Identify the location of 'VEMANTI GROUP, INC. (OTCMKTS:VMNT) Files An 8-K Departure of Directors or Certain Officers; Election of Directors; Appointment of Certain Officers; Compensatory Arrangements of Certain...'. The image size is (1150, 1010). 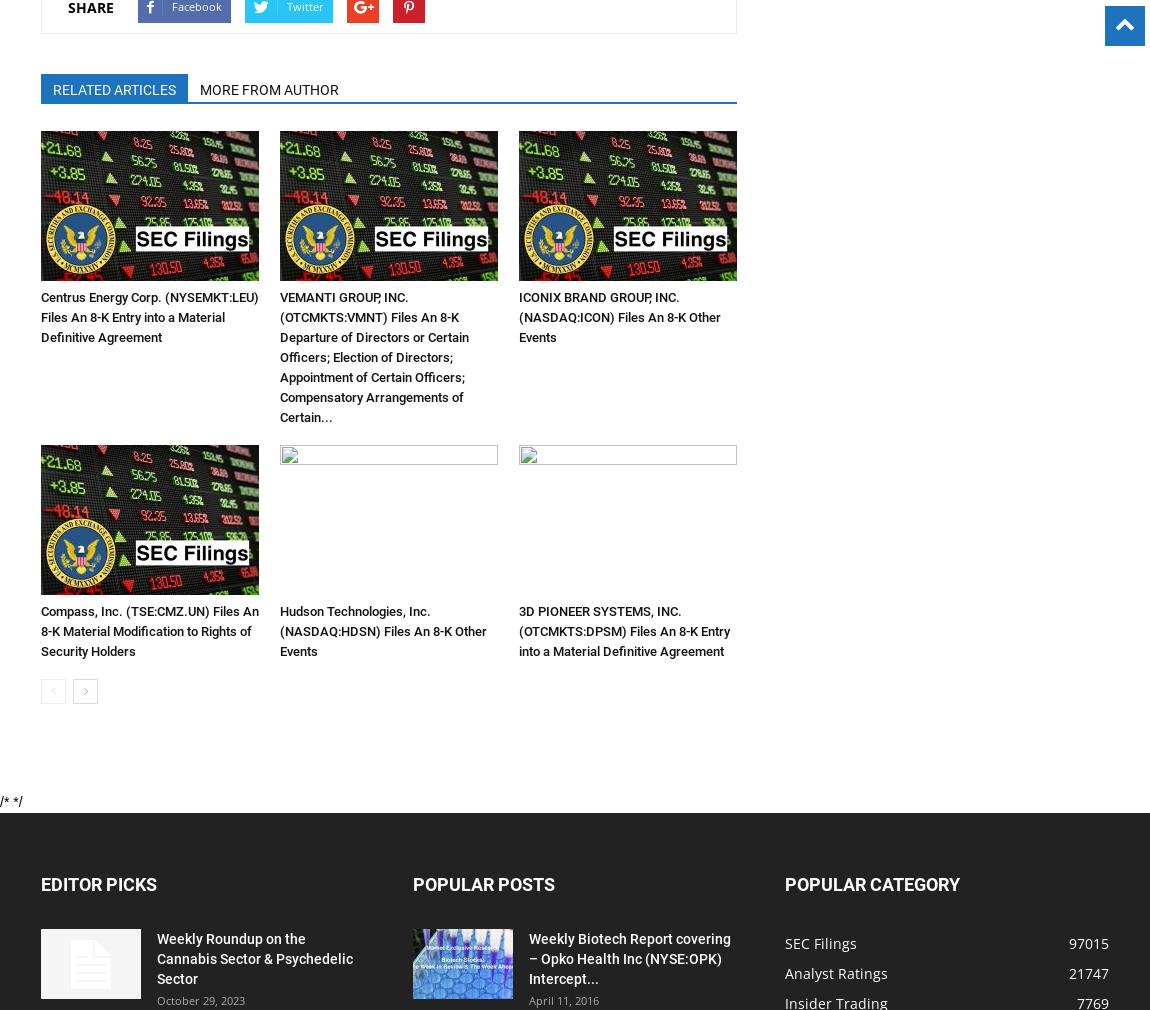
(374, 357).